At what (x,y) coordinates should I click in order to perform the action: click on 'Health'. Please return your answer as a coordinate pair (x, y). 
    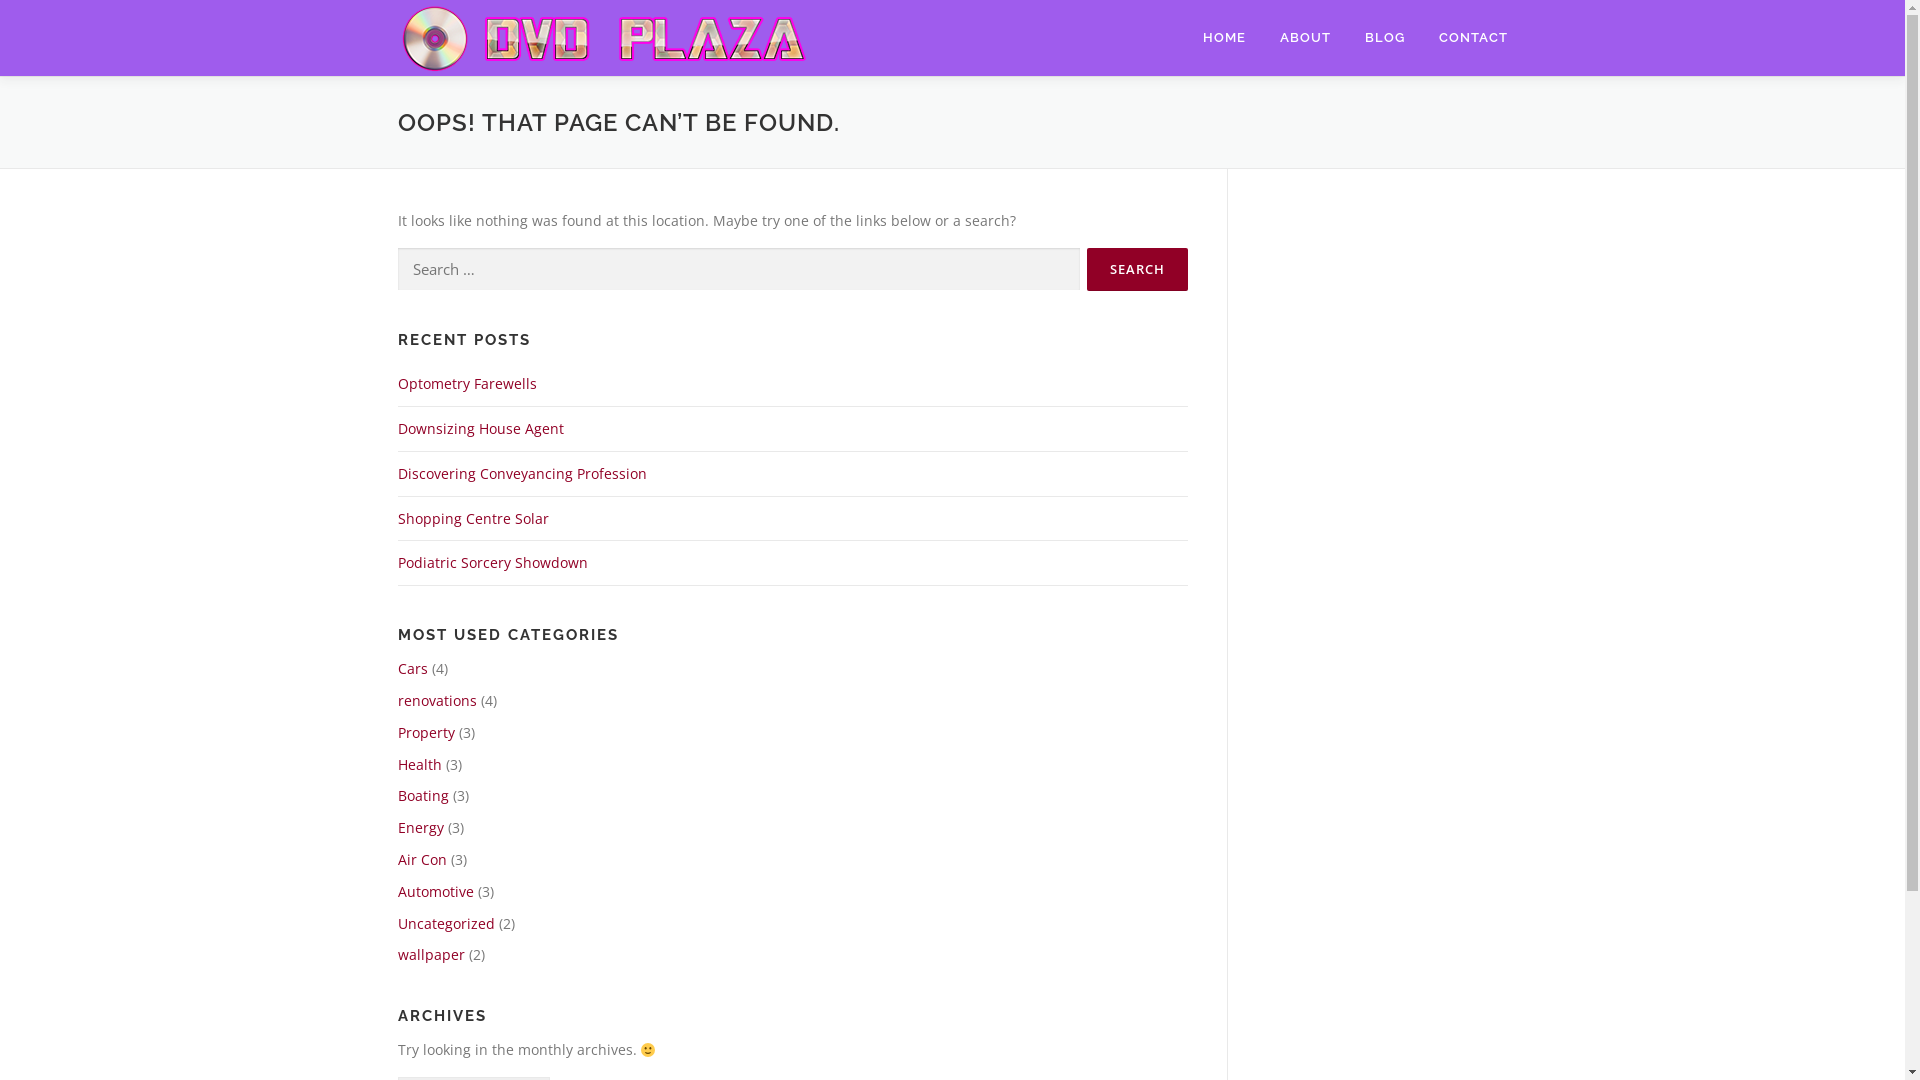
    Looking at the image, I should click on (419, 764).